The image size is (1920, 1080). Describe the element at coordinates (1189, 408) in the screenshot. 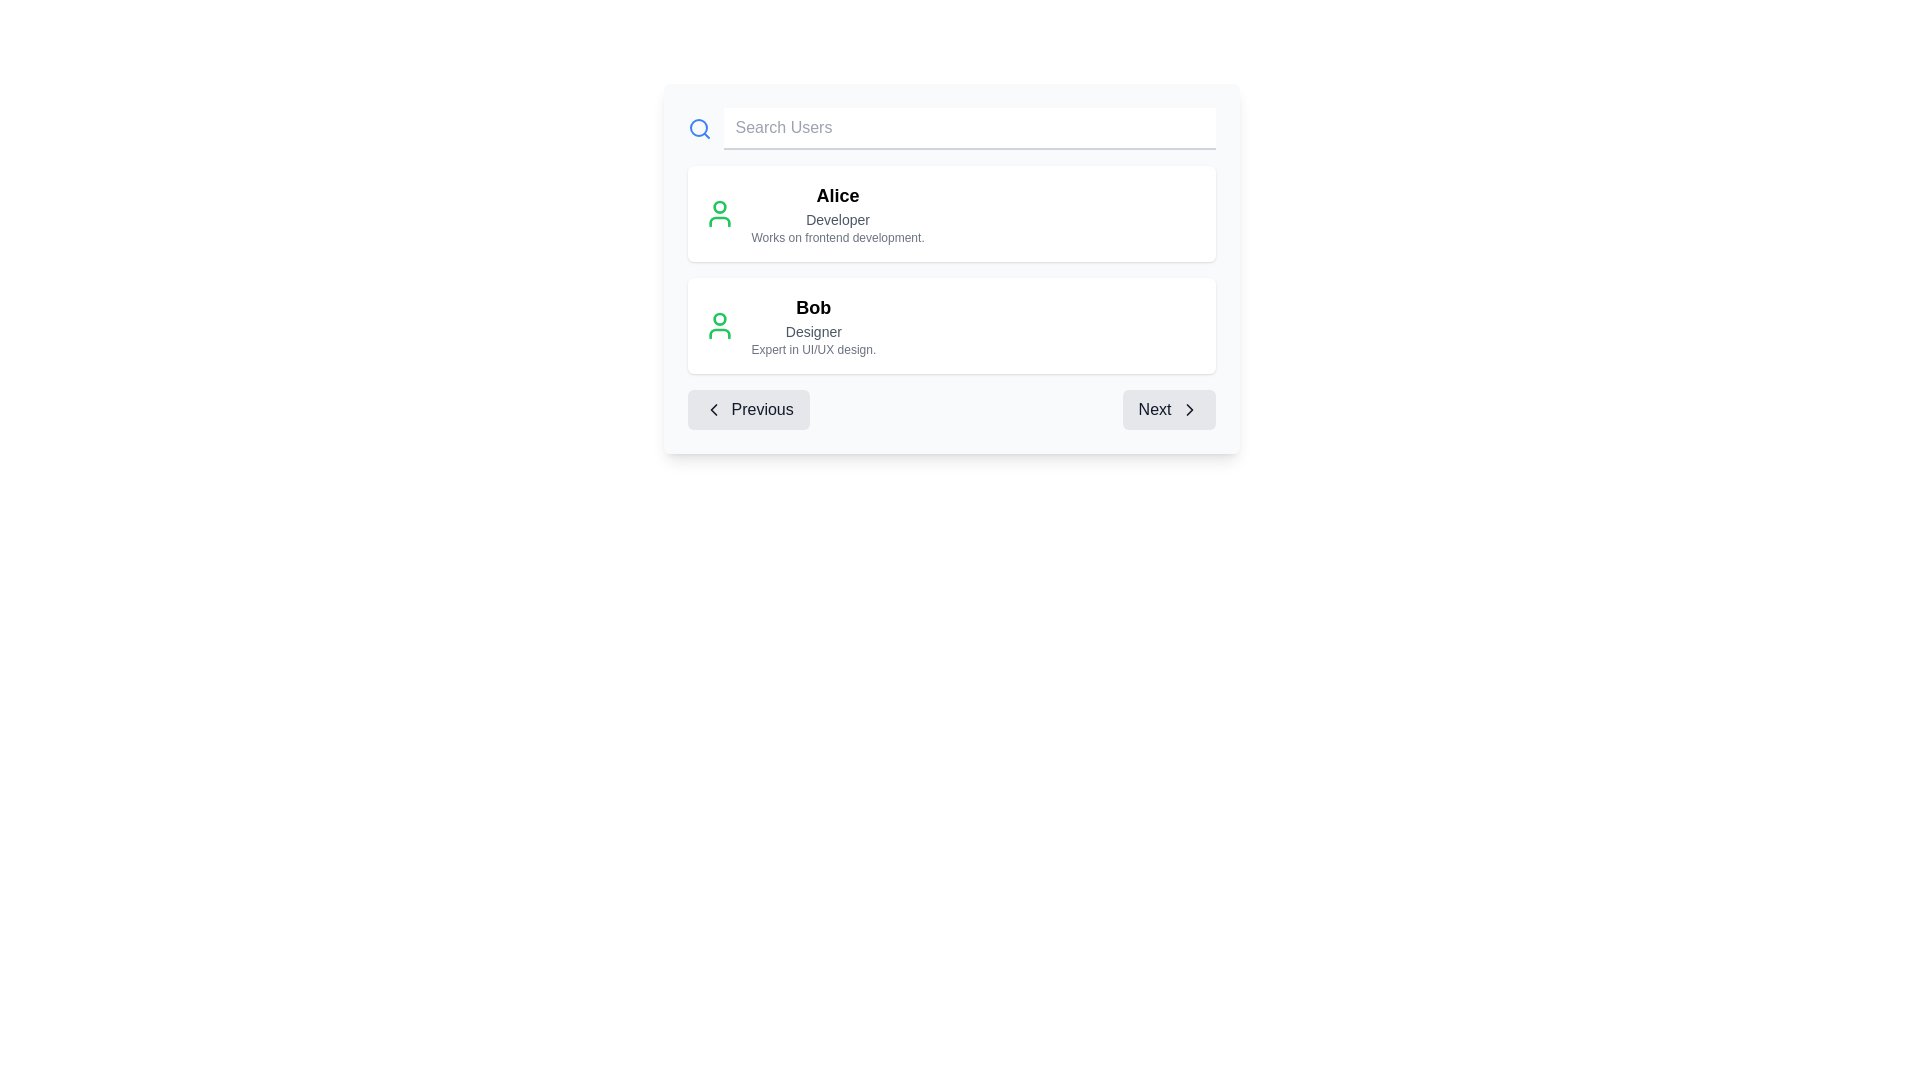

I see `the small, right-pointing arrow icon within the 'Next' button located at the bottom-right of the interface` at that location.